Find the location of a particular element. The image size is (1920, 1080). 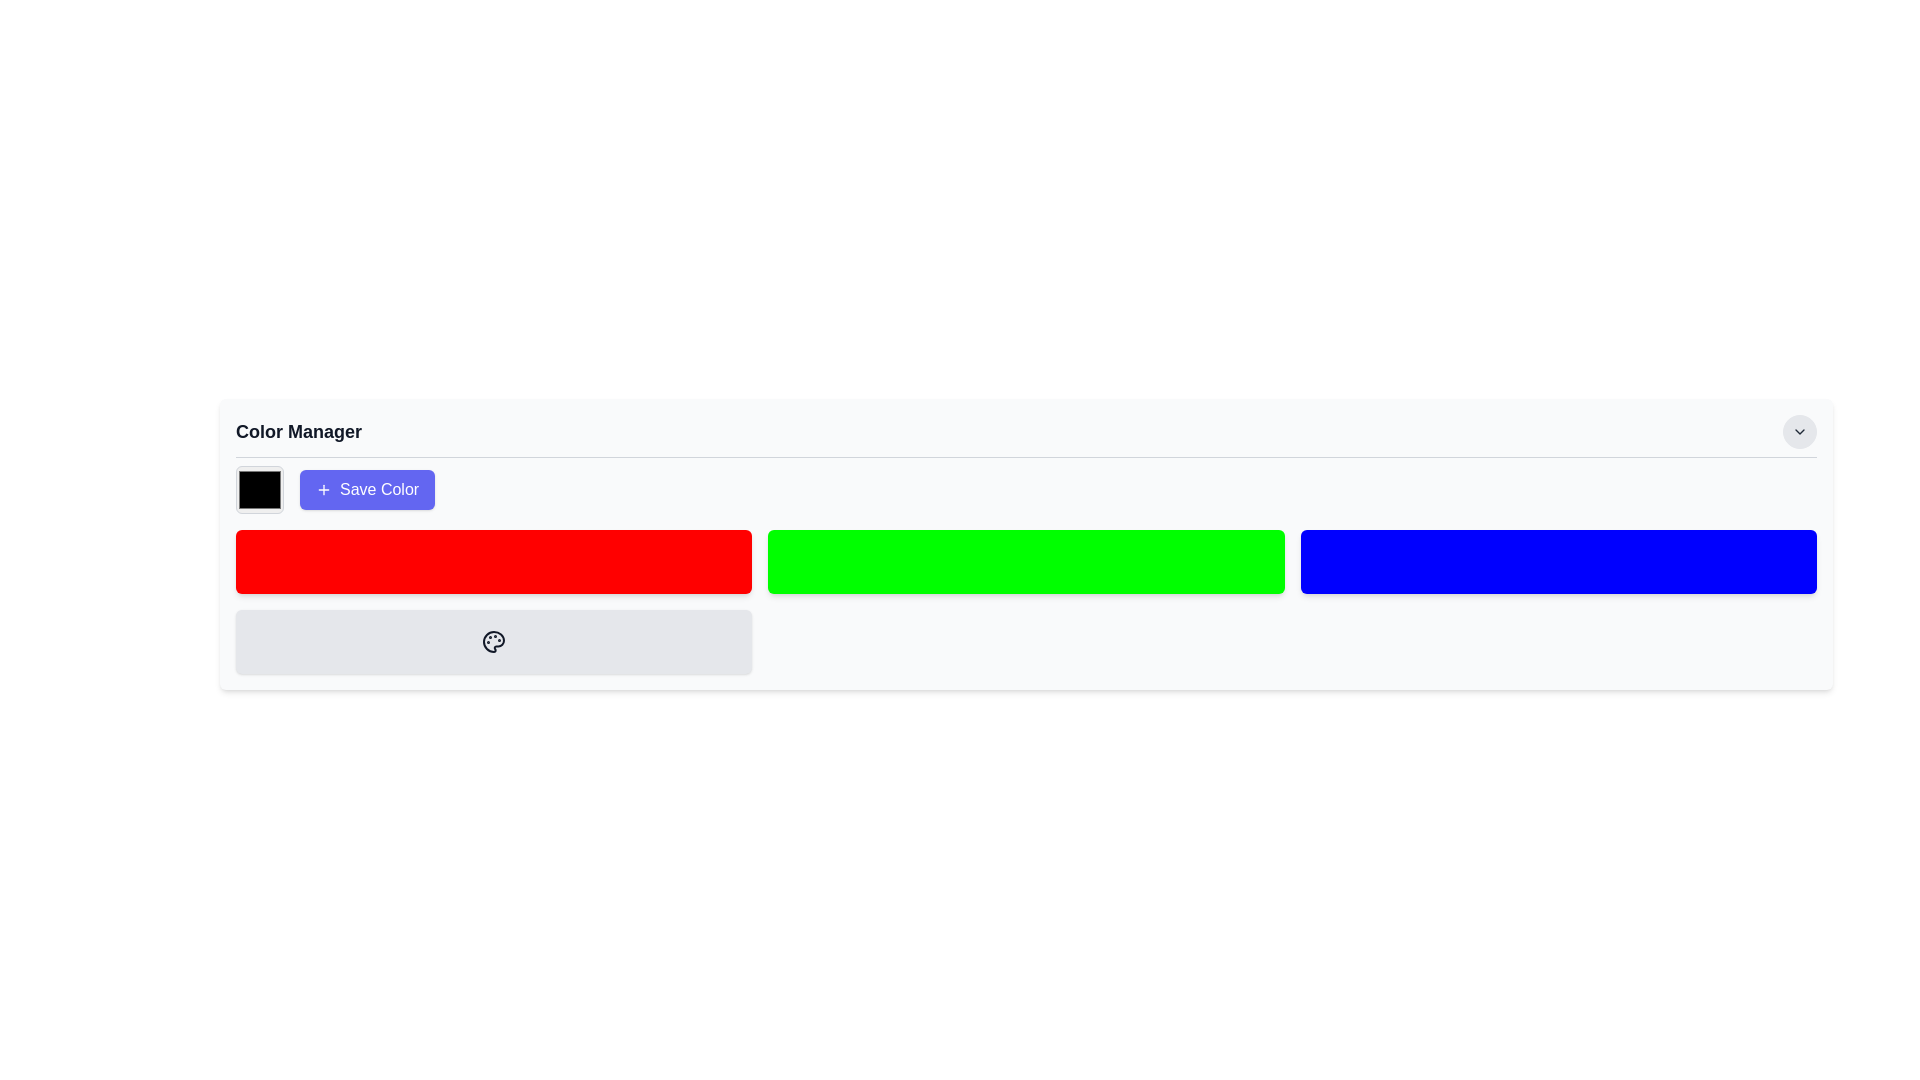

the third non-interactive rectangular block in a row of three, which is visually represented in the right portion of the grid layout is located at coordinates (1557, 562).